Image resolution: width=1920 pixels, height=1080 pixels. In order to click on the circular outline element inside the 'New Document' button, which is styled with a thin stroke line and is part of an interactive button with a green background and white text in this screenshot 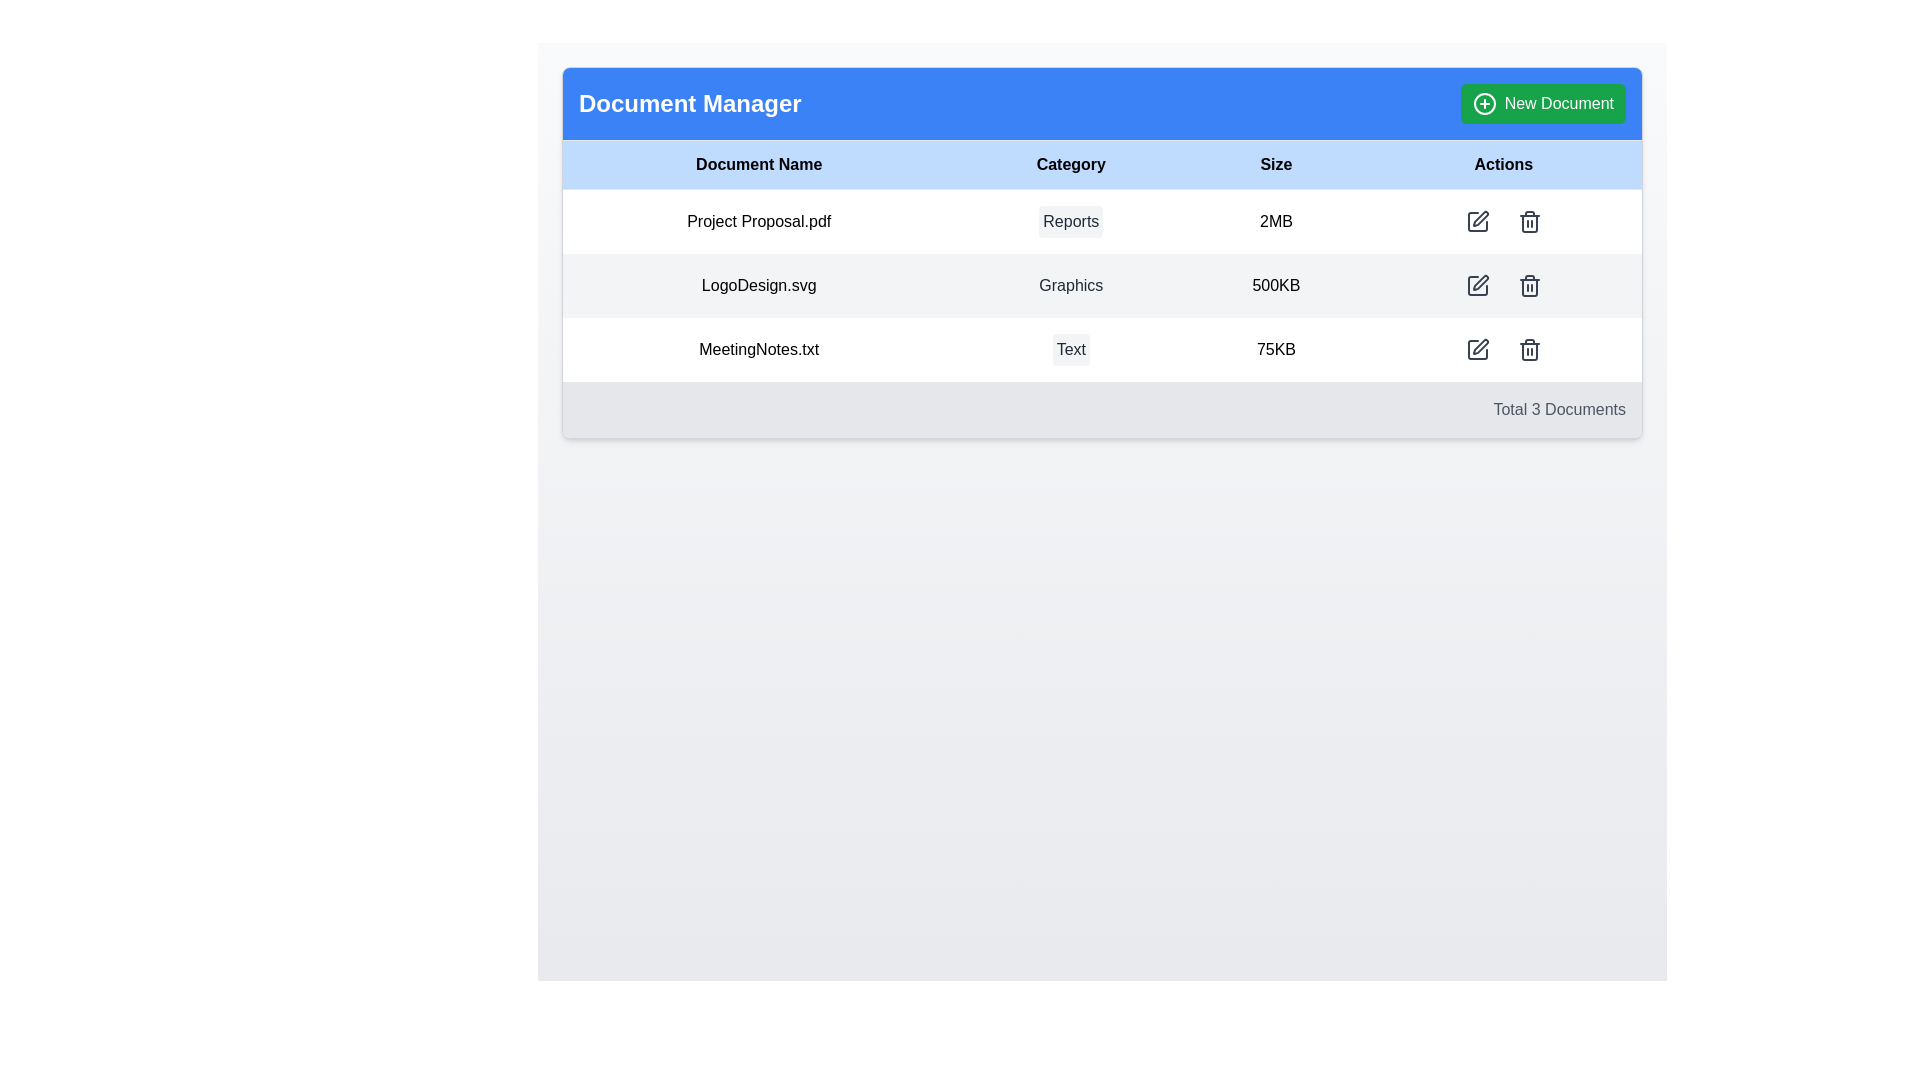, I will do `click(1484, 104)`.